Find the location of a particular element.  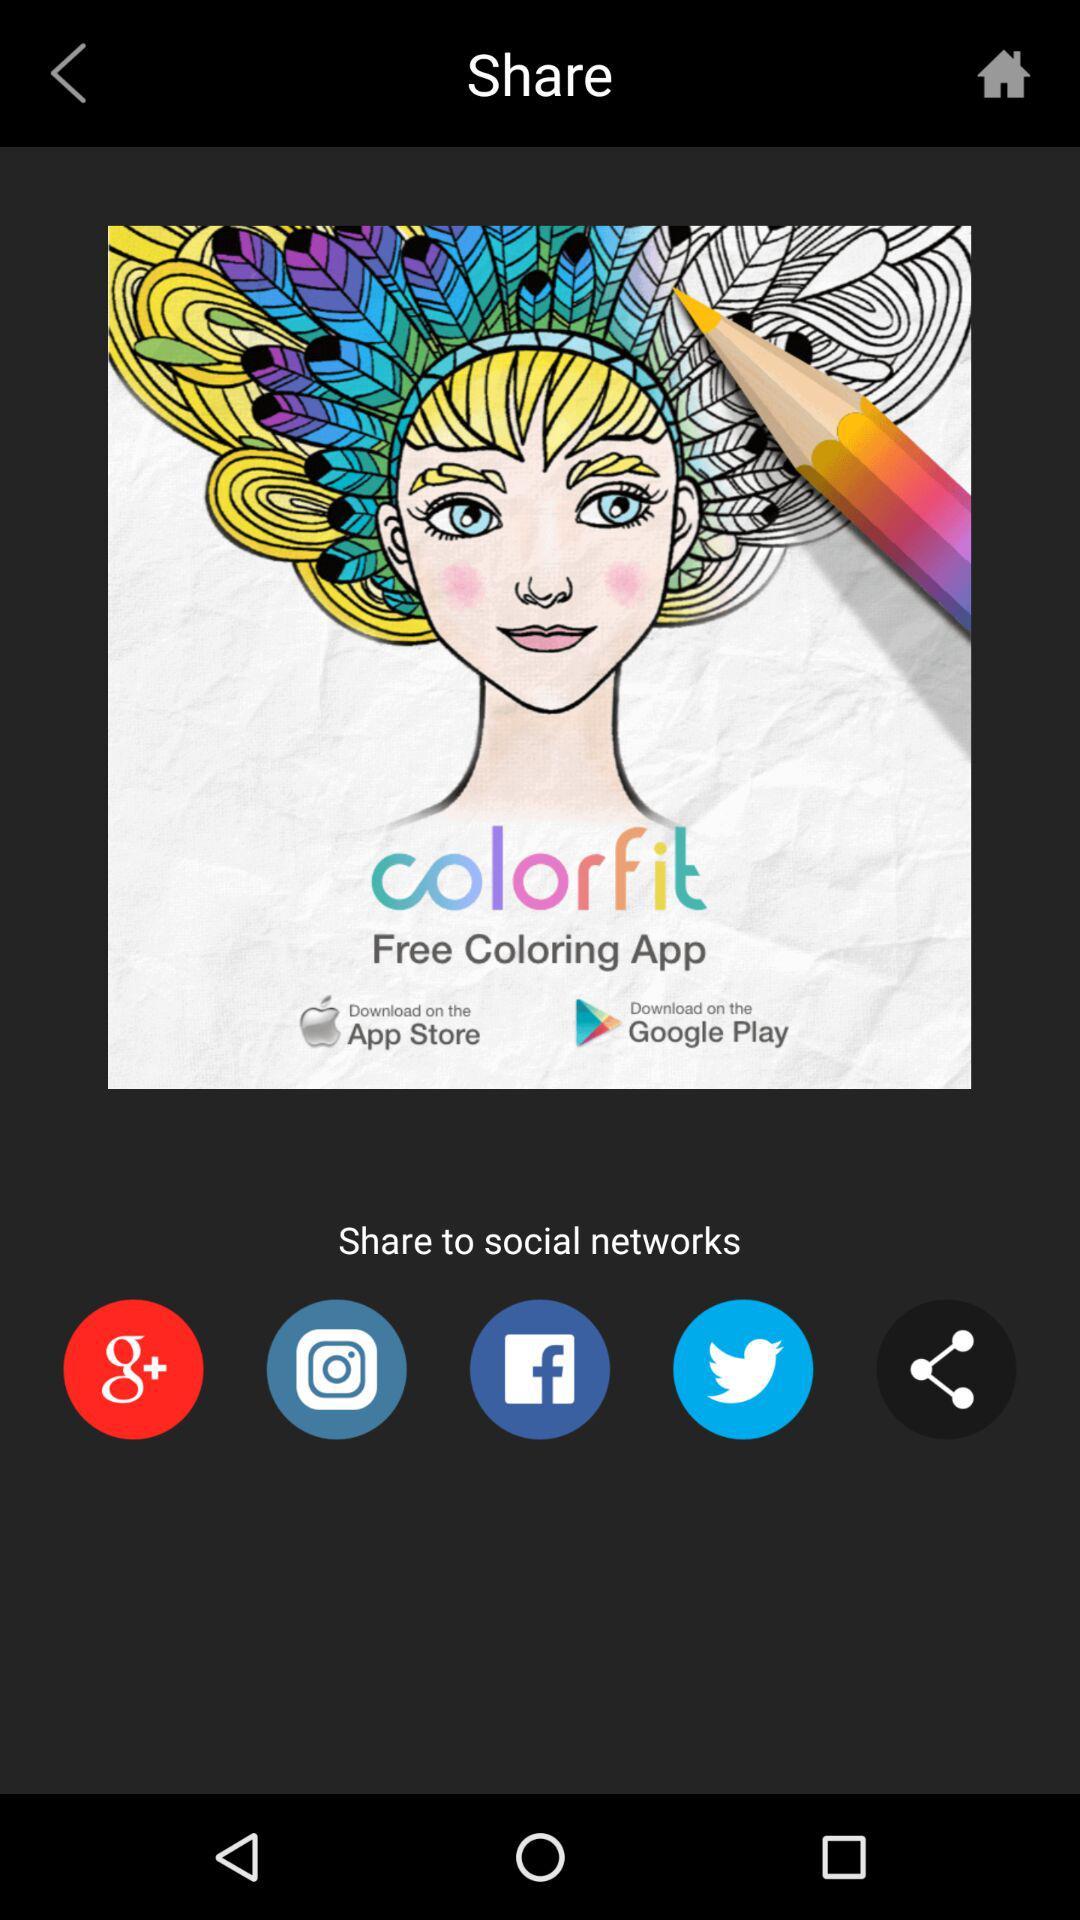

go back is located at coordinates (1003, 73).